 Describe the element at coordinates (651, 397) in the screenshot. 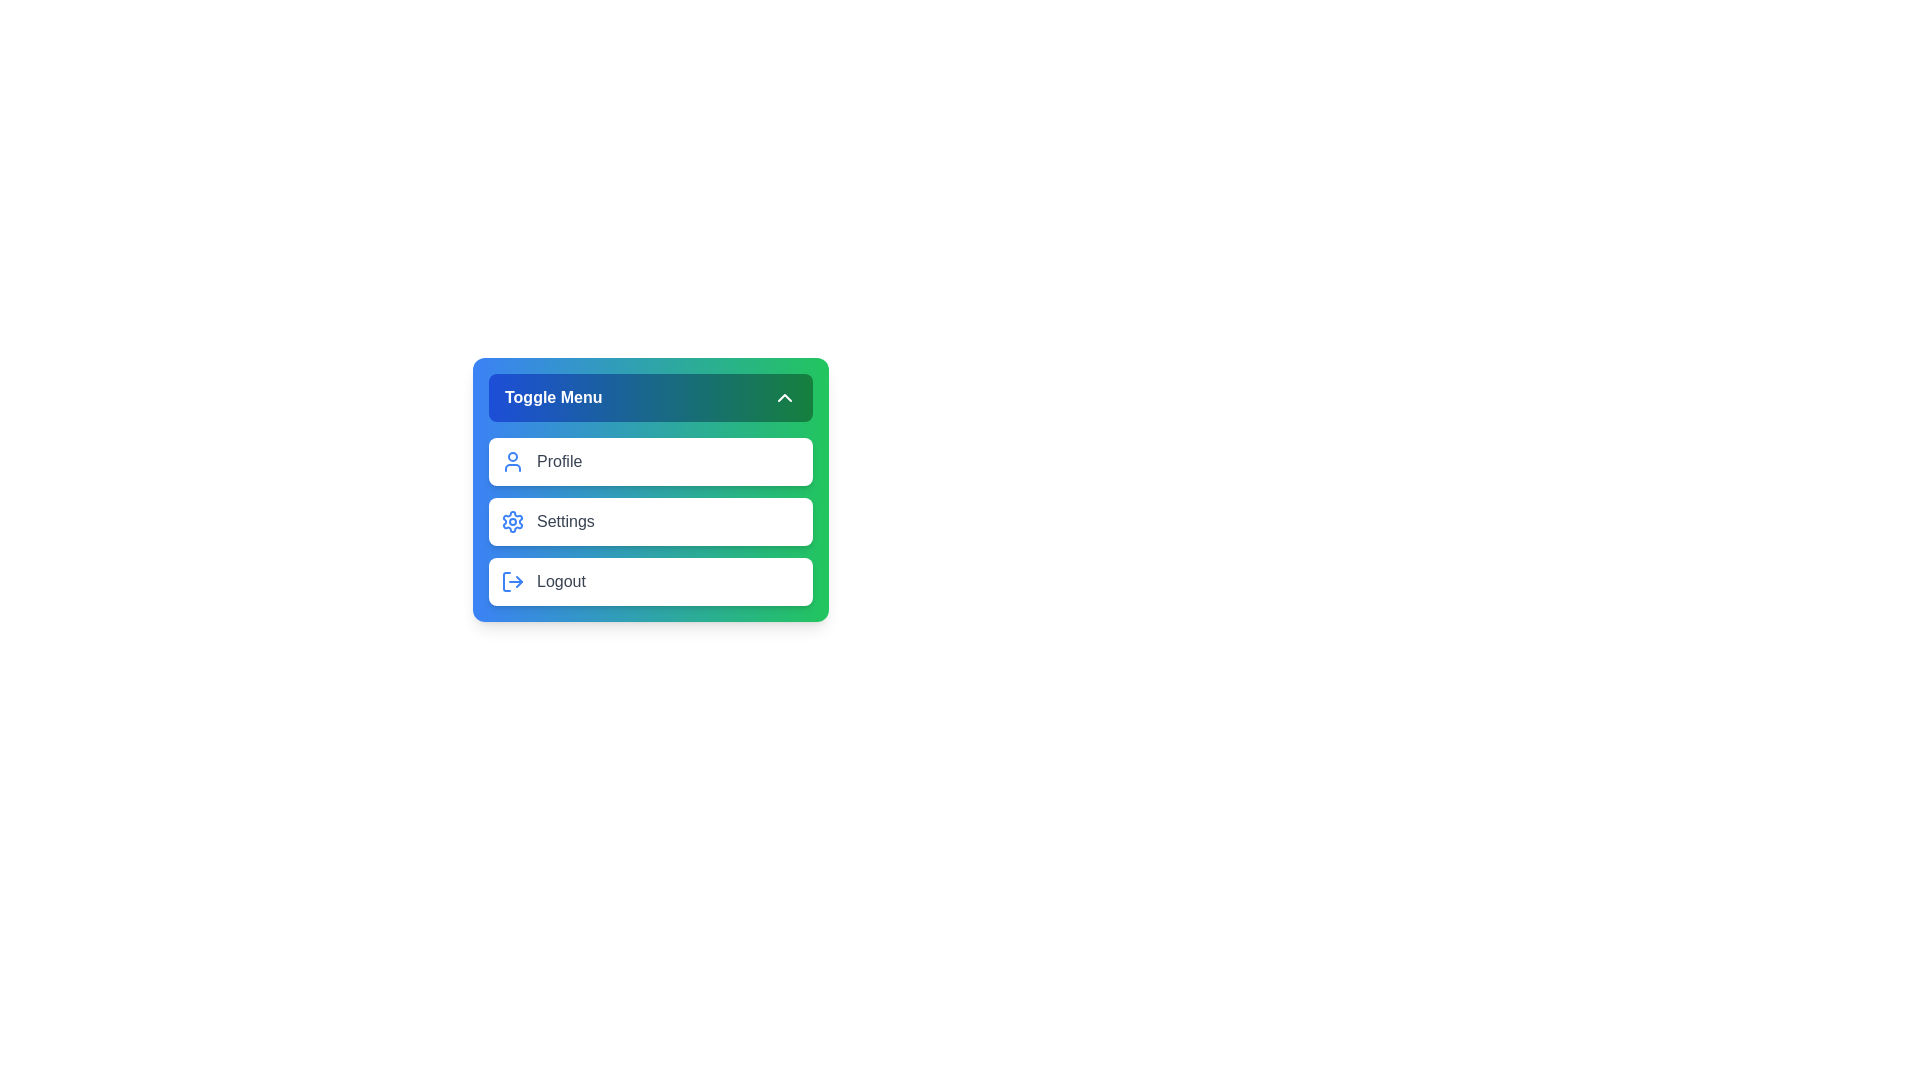

I see `the 'Toggle Menu' button to toggle the menu visibility` at that location.